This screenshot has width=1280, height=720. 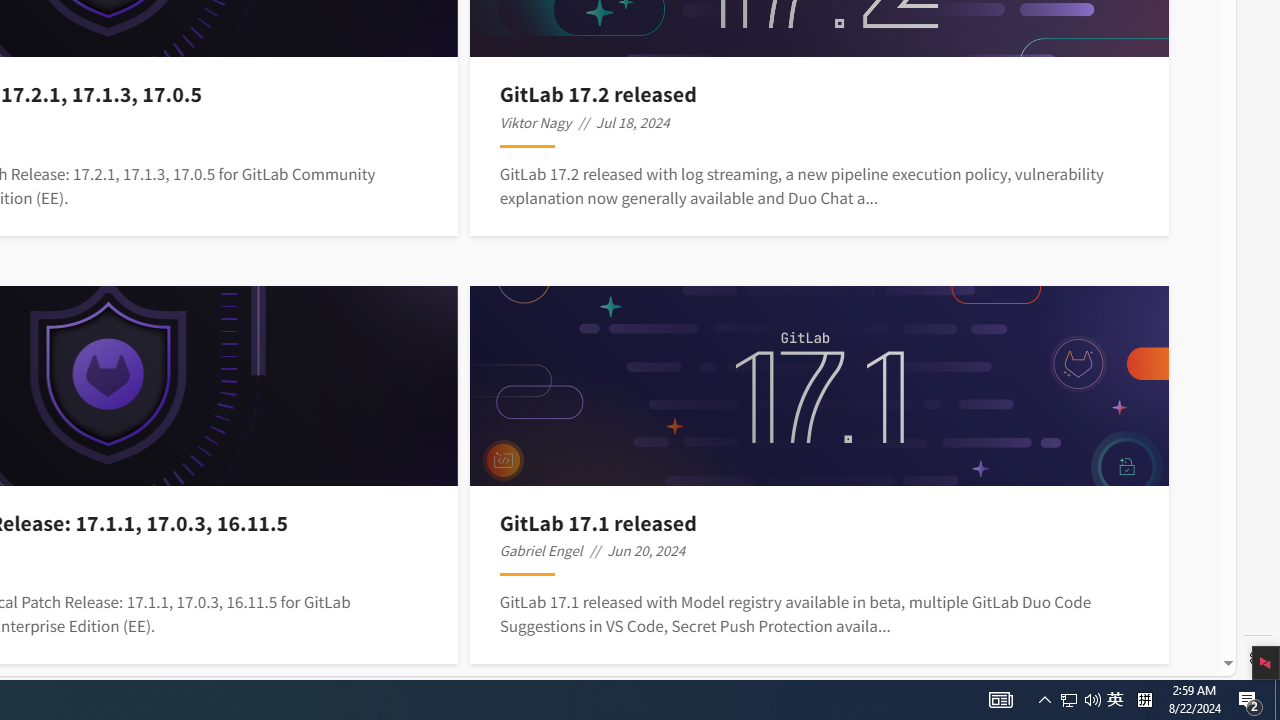 I want to click on 'GitLab 17.2 released', so click(x=819, y=94).